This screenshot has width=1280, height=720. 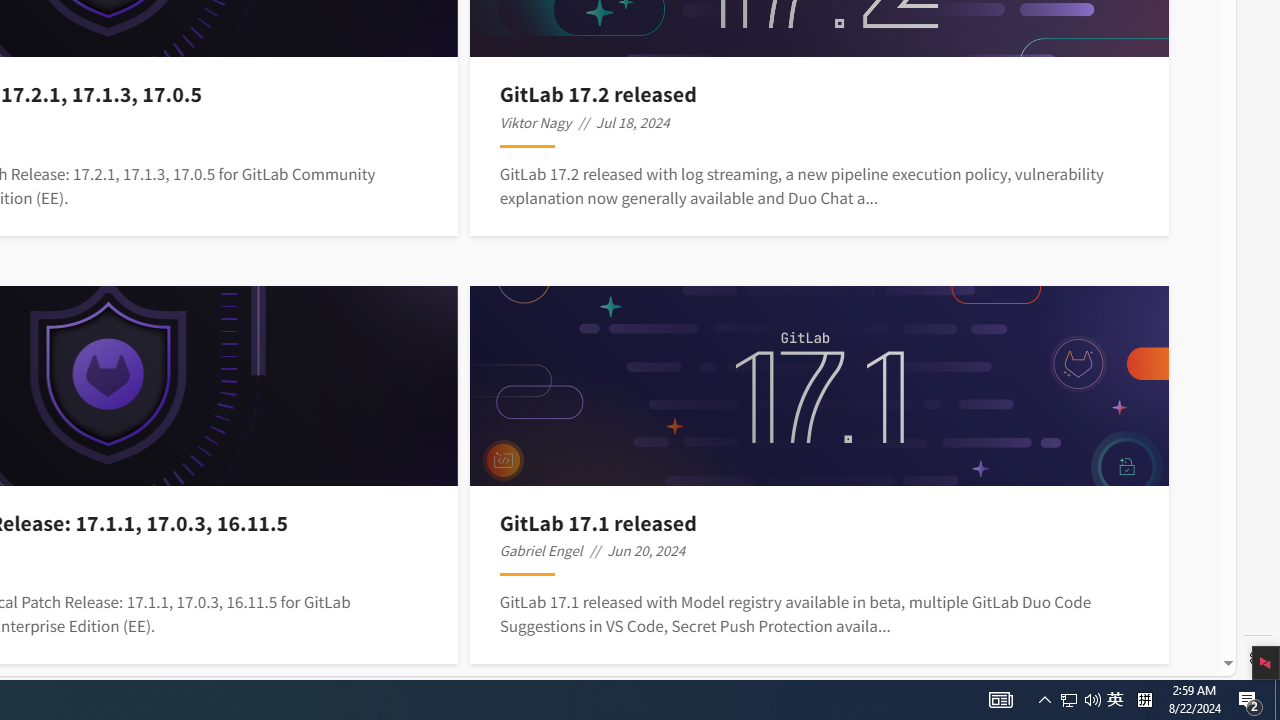 I want to click on 'GitLab 17.2 released', so click(x=819, y=94).